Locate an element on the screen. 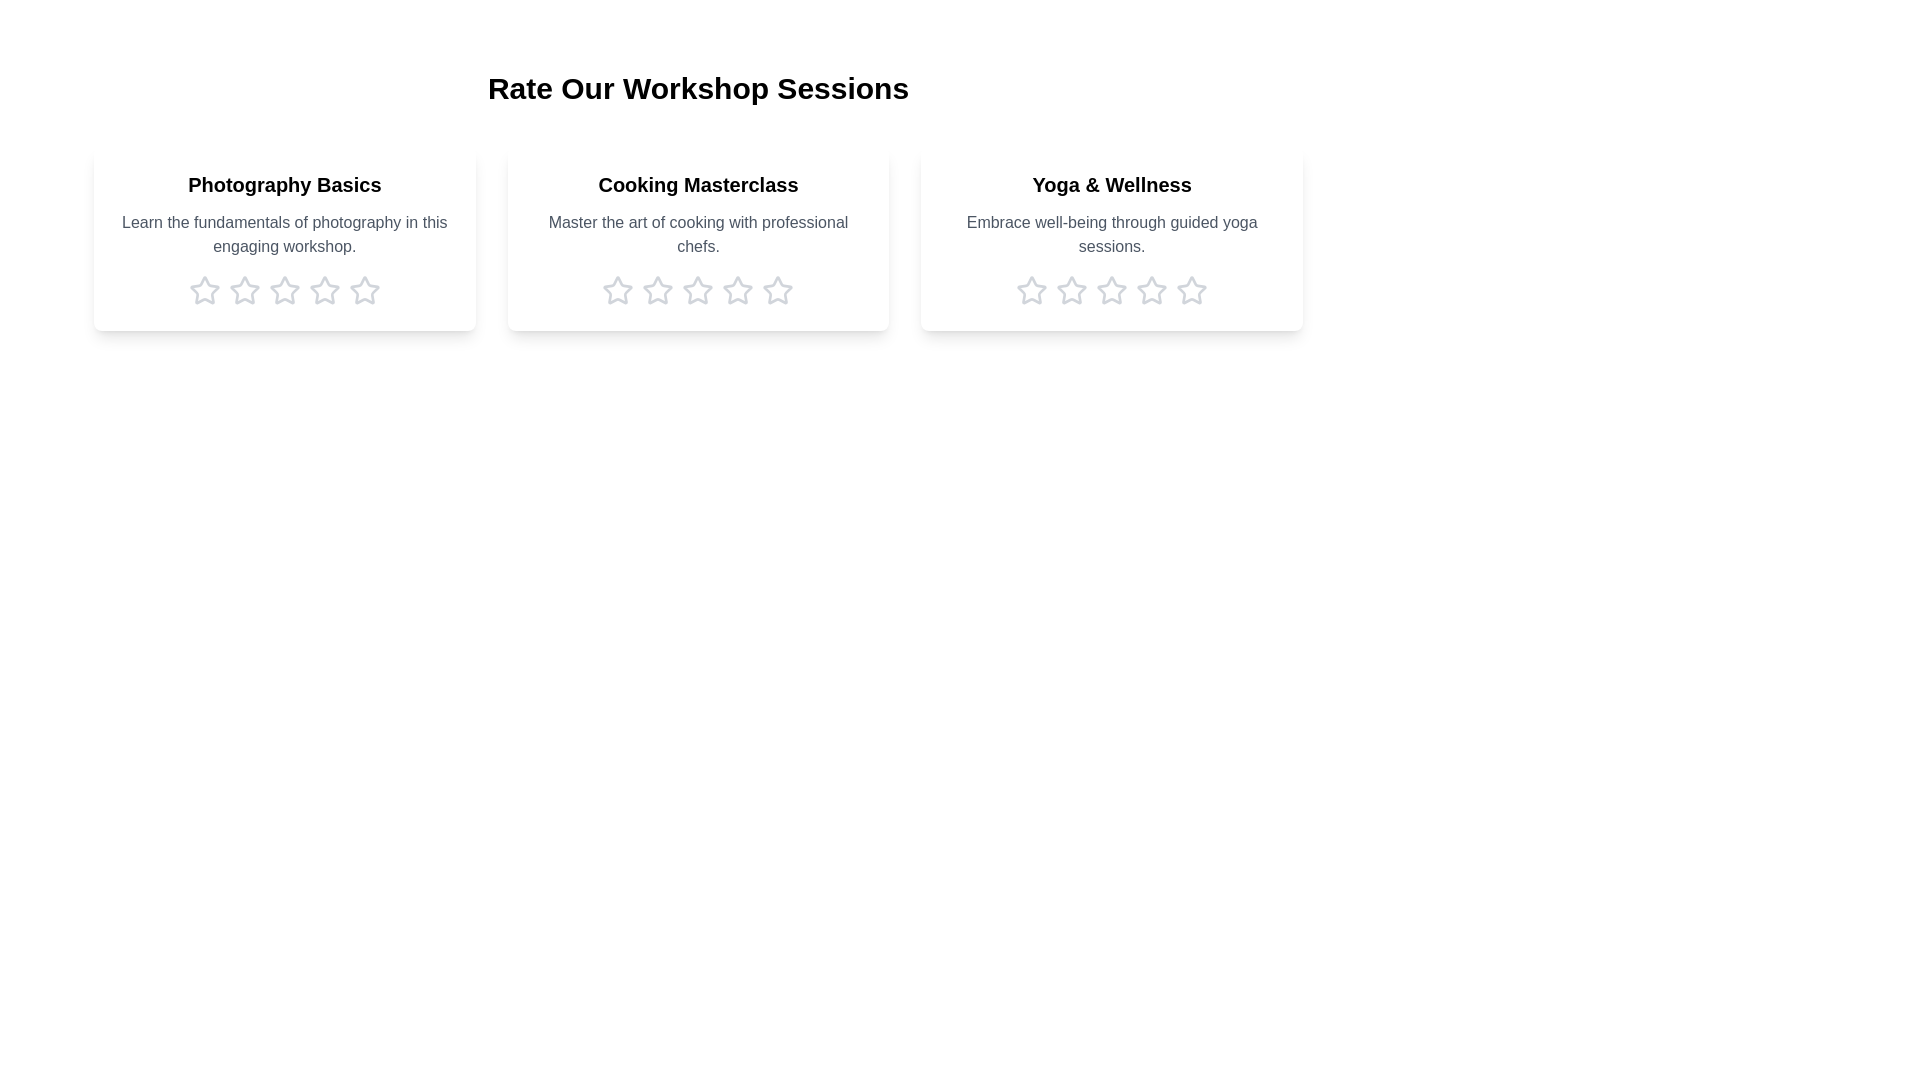 The width and height of the screenshot is (1920, 1080). the 1 star for the specified workshop to preview the selection is located at coordinates (204, 290).